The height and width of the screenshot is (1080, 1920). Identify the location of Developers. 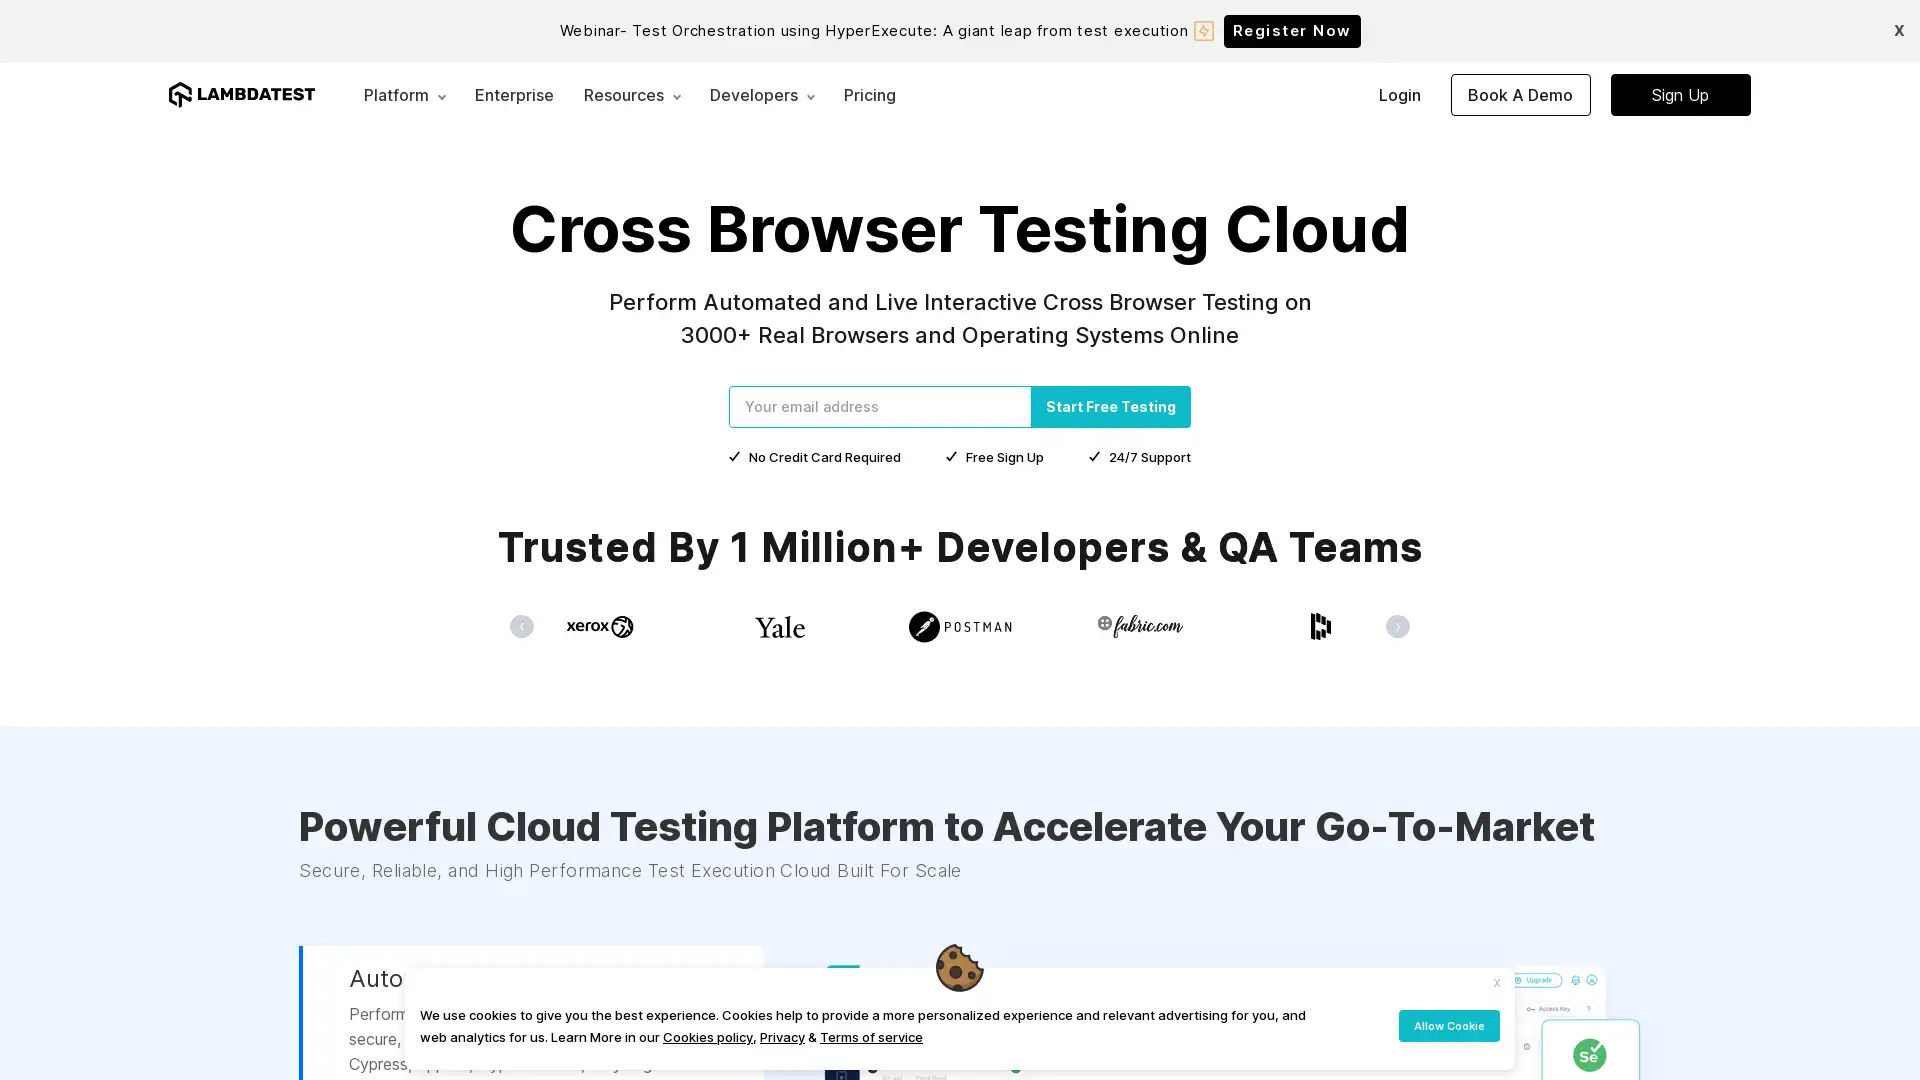
(761, 93).